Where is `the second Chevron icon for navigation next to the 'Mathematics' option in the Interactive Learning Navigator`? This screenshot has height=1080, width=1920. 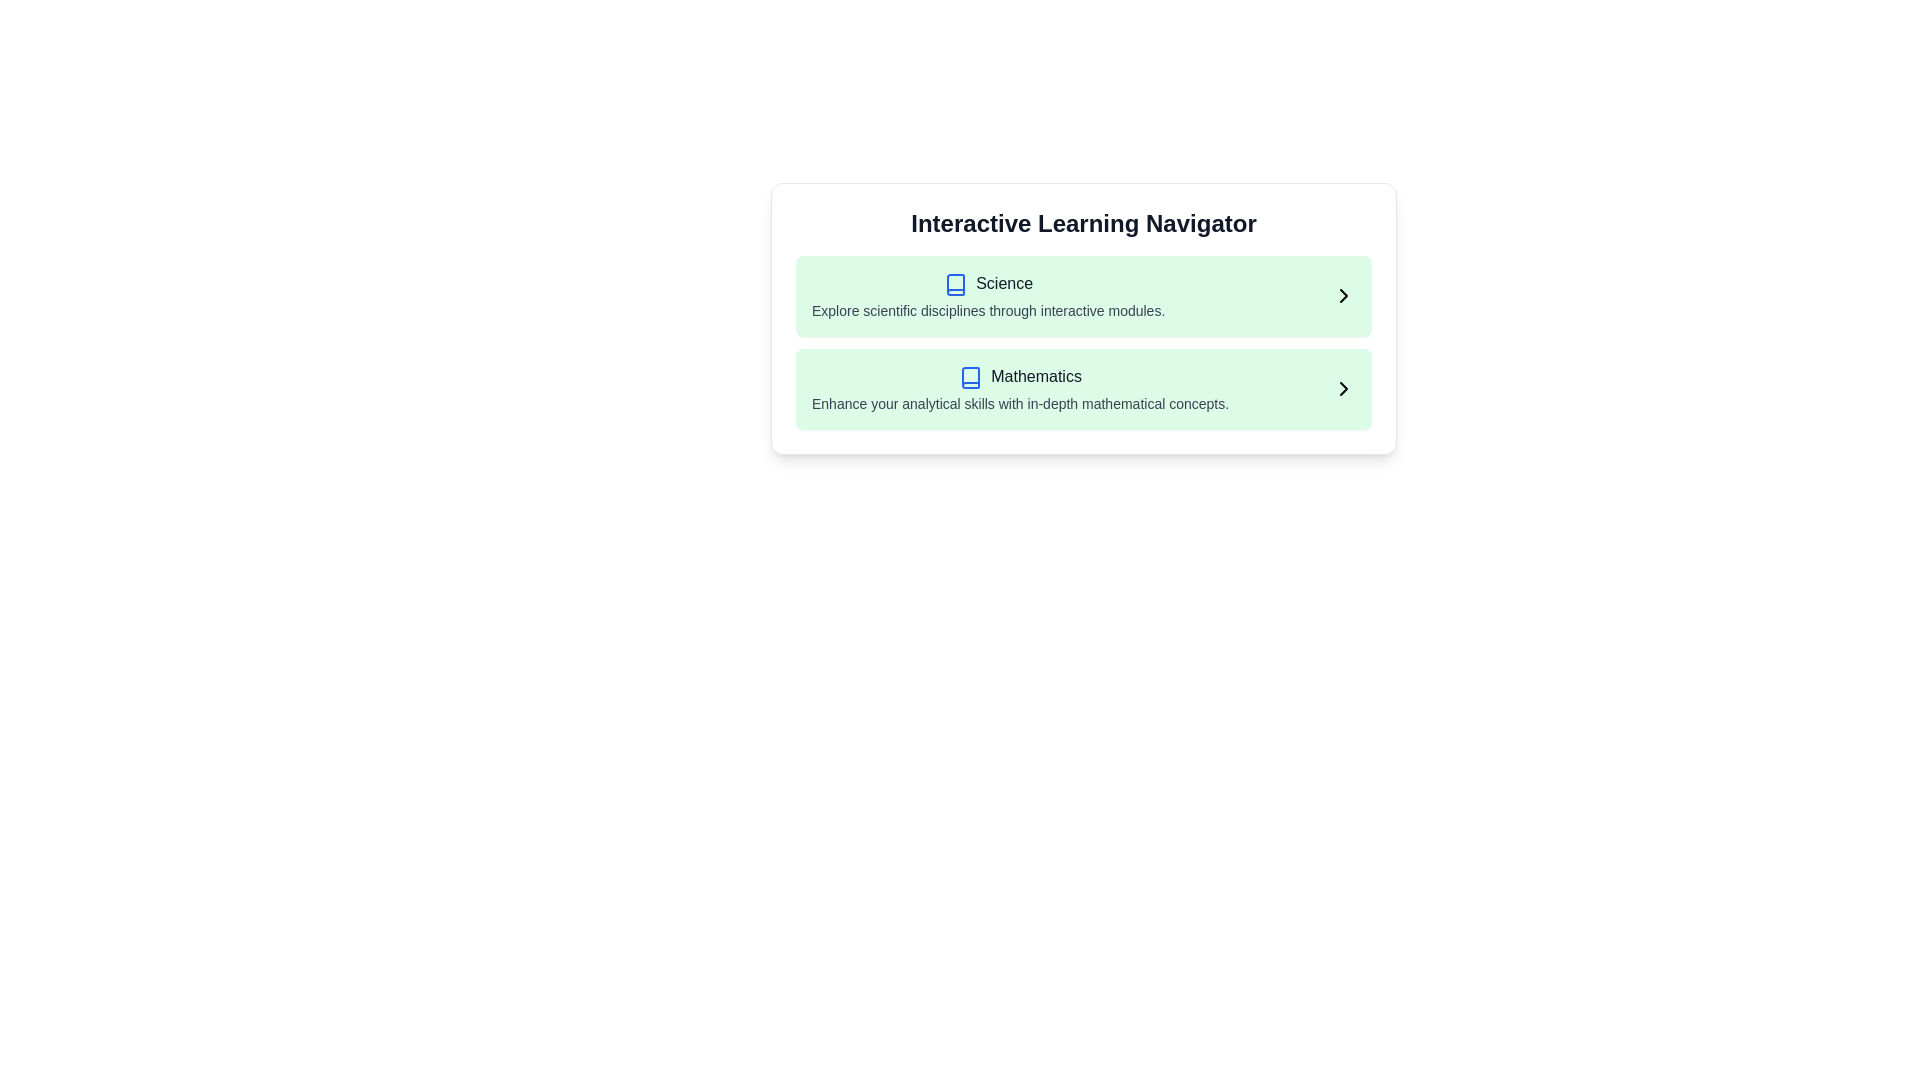
the second Chevron icon for navigation next to the 'Mathematics' option in the Interactive Learning Navigator is located at coordinates (1344, 389).